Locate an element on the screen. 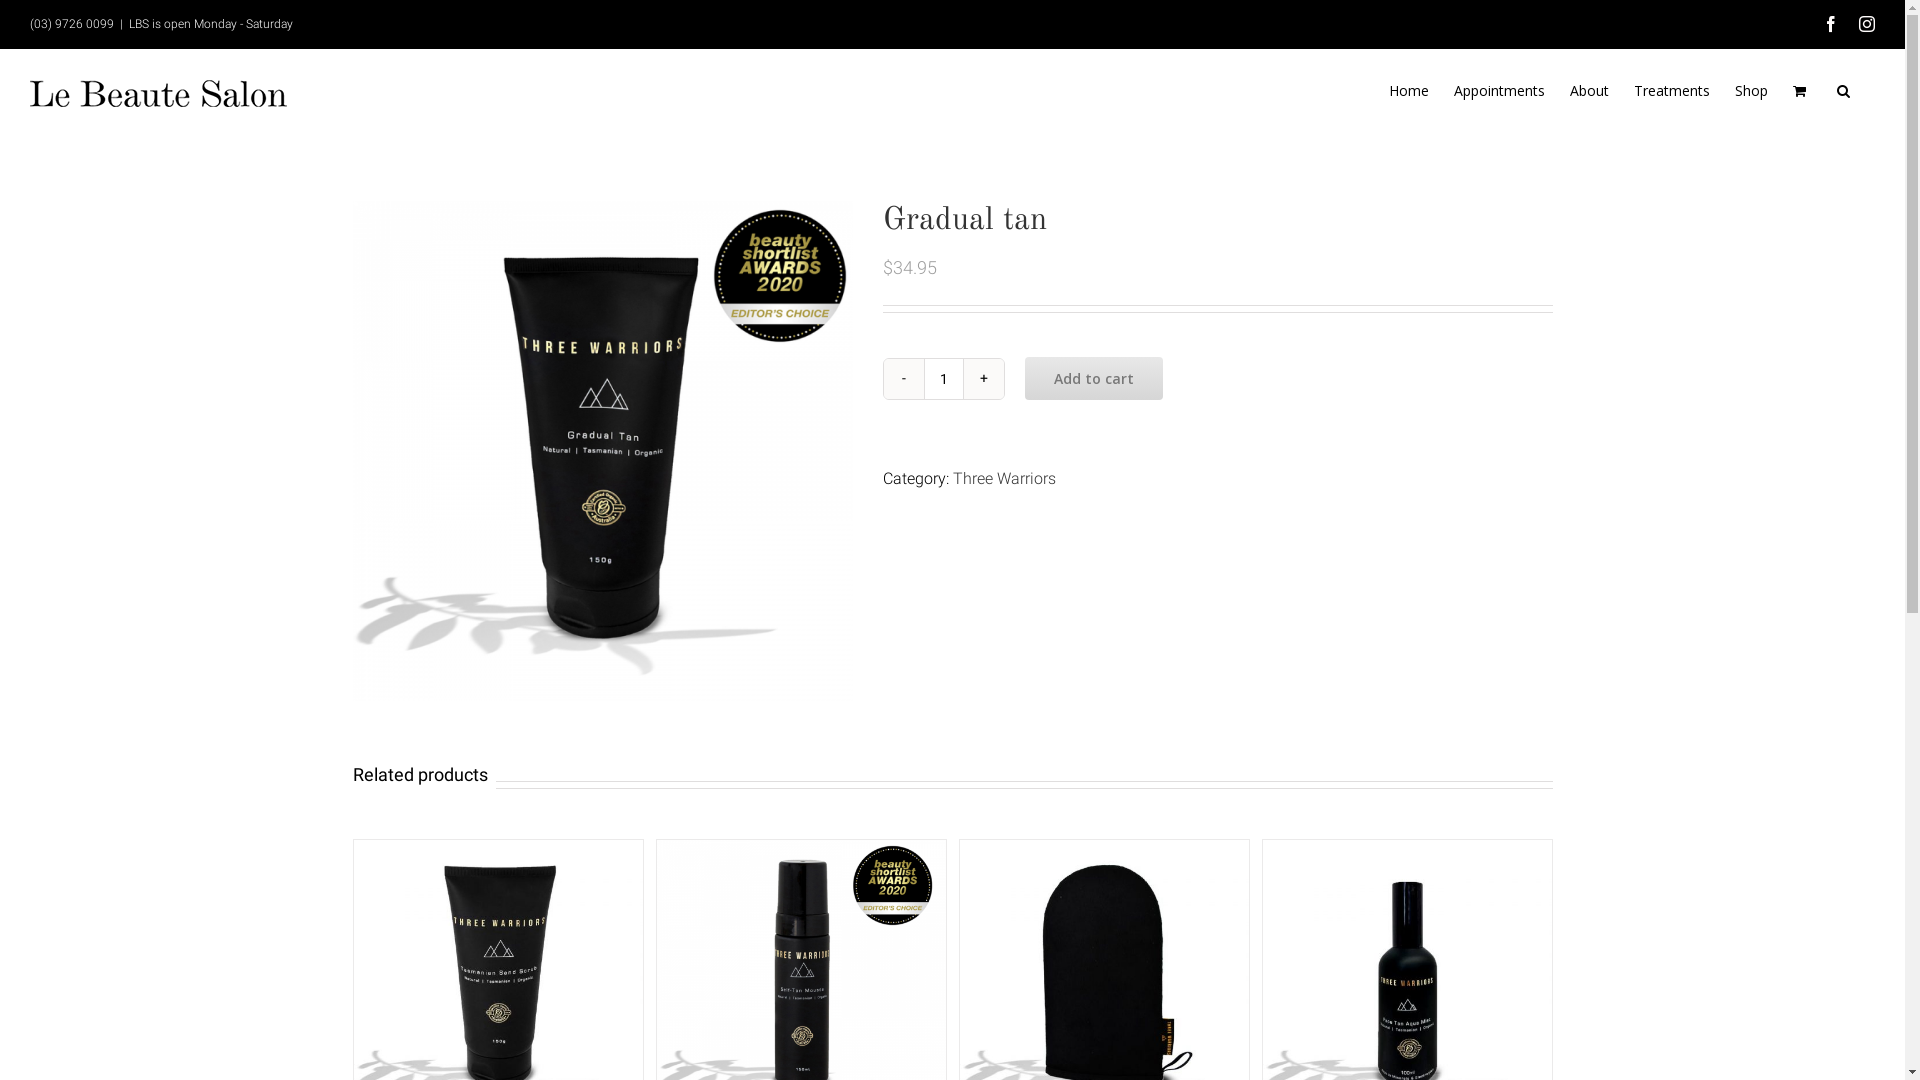 The width and height of the screenshot is (1920, 1080). 'Shop' is located at coordinates (1750, 91).